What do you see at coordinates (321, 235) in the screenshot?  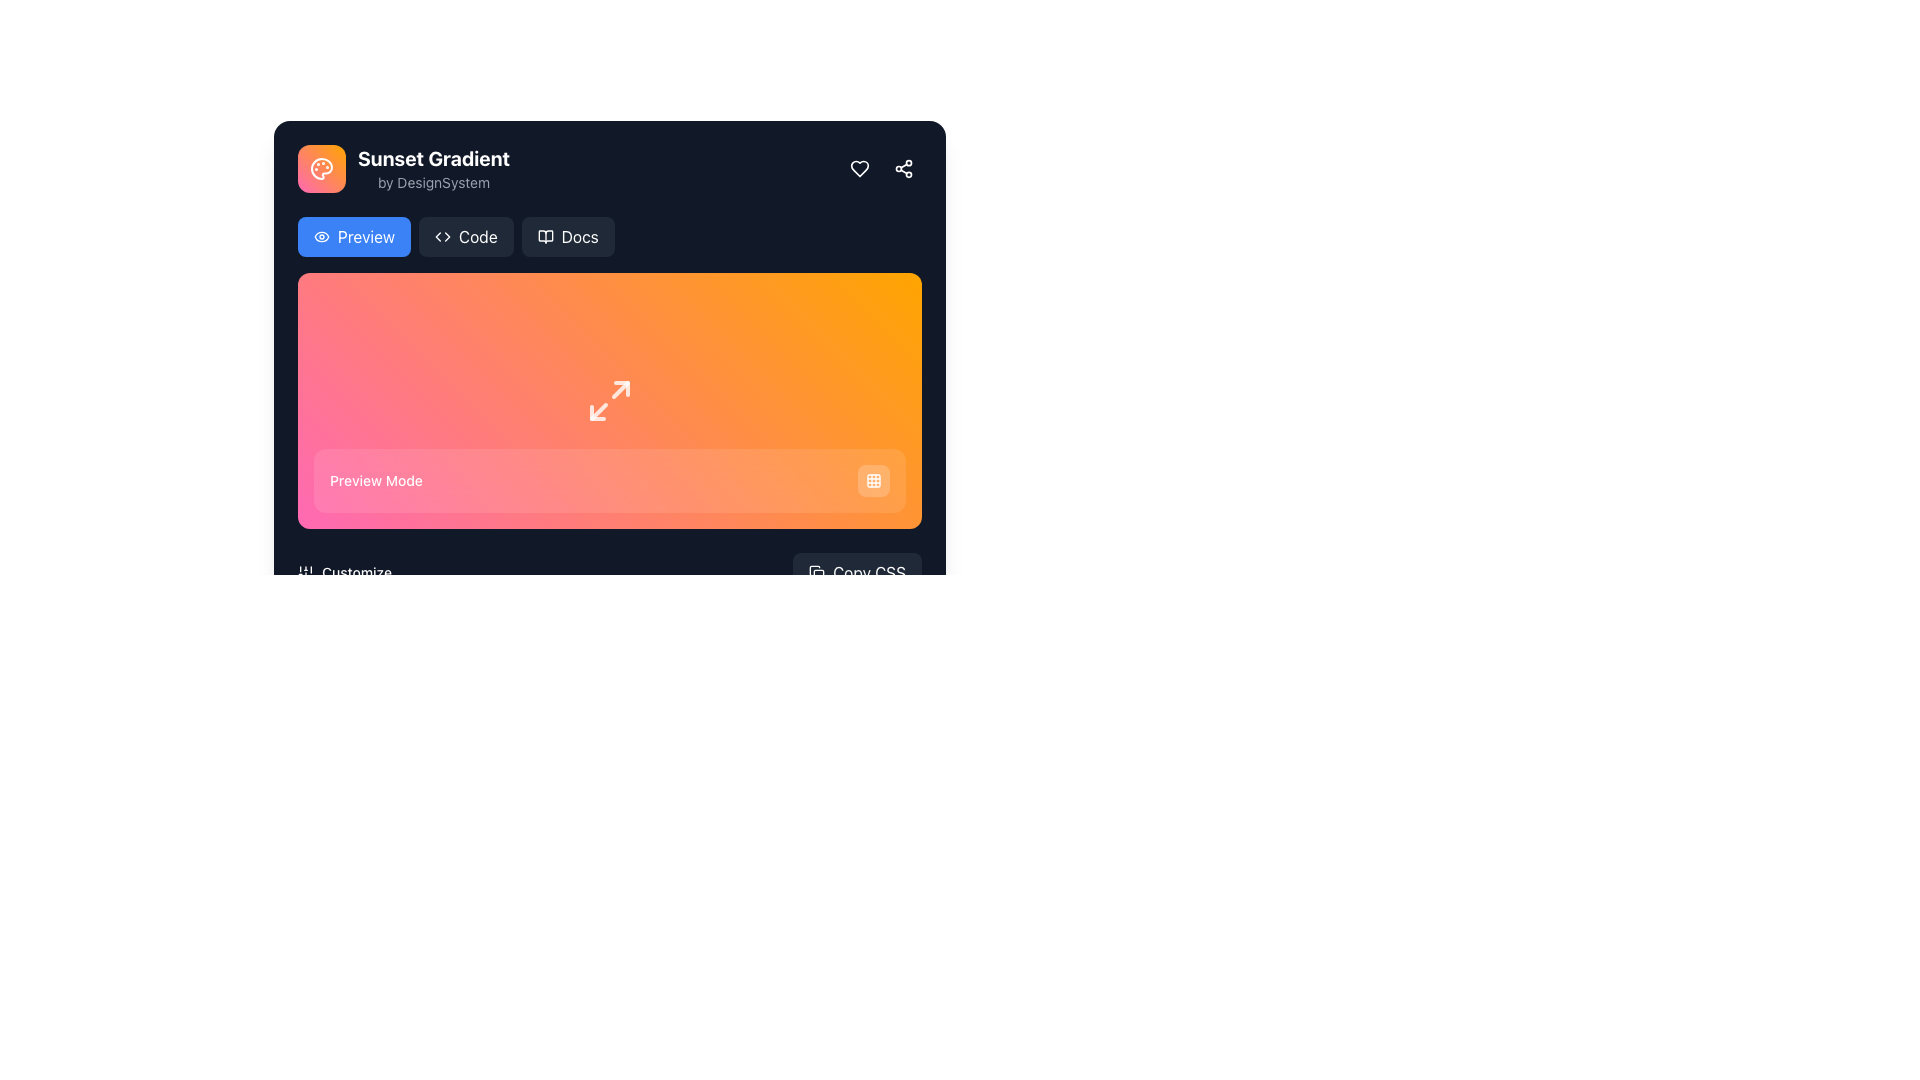 I see `the eye icon within the 'Preview' button` at bounding box center [321, 235].